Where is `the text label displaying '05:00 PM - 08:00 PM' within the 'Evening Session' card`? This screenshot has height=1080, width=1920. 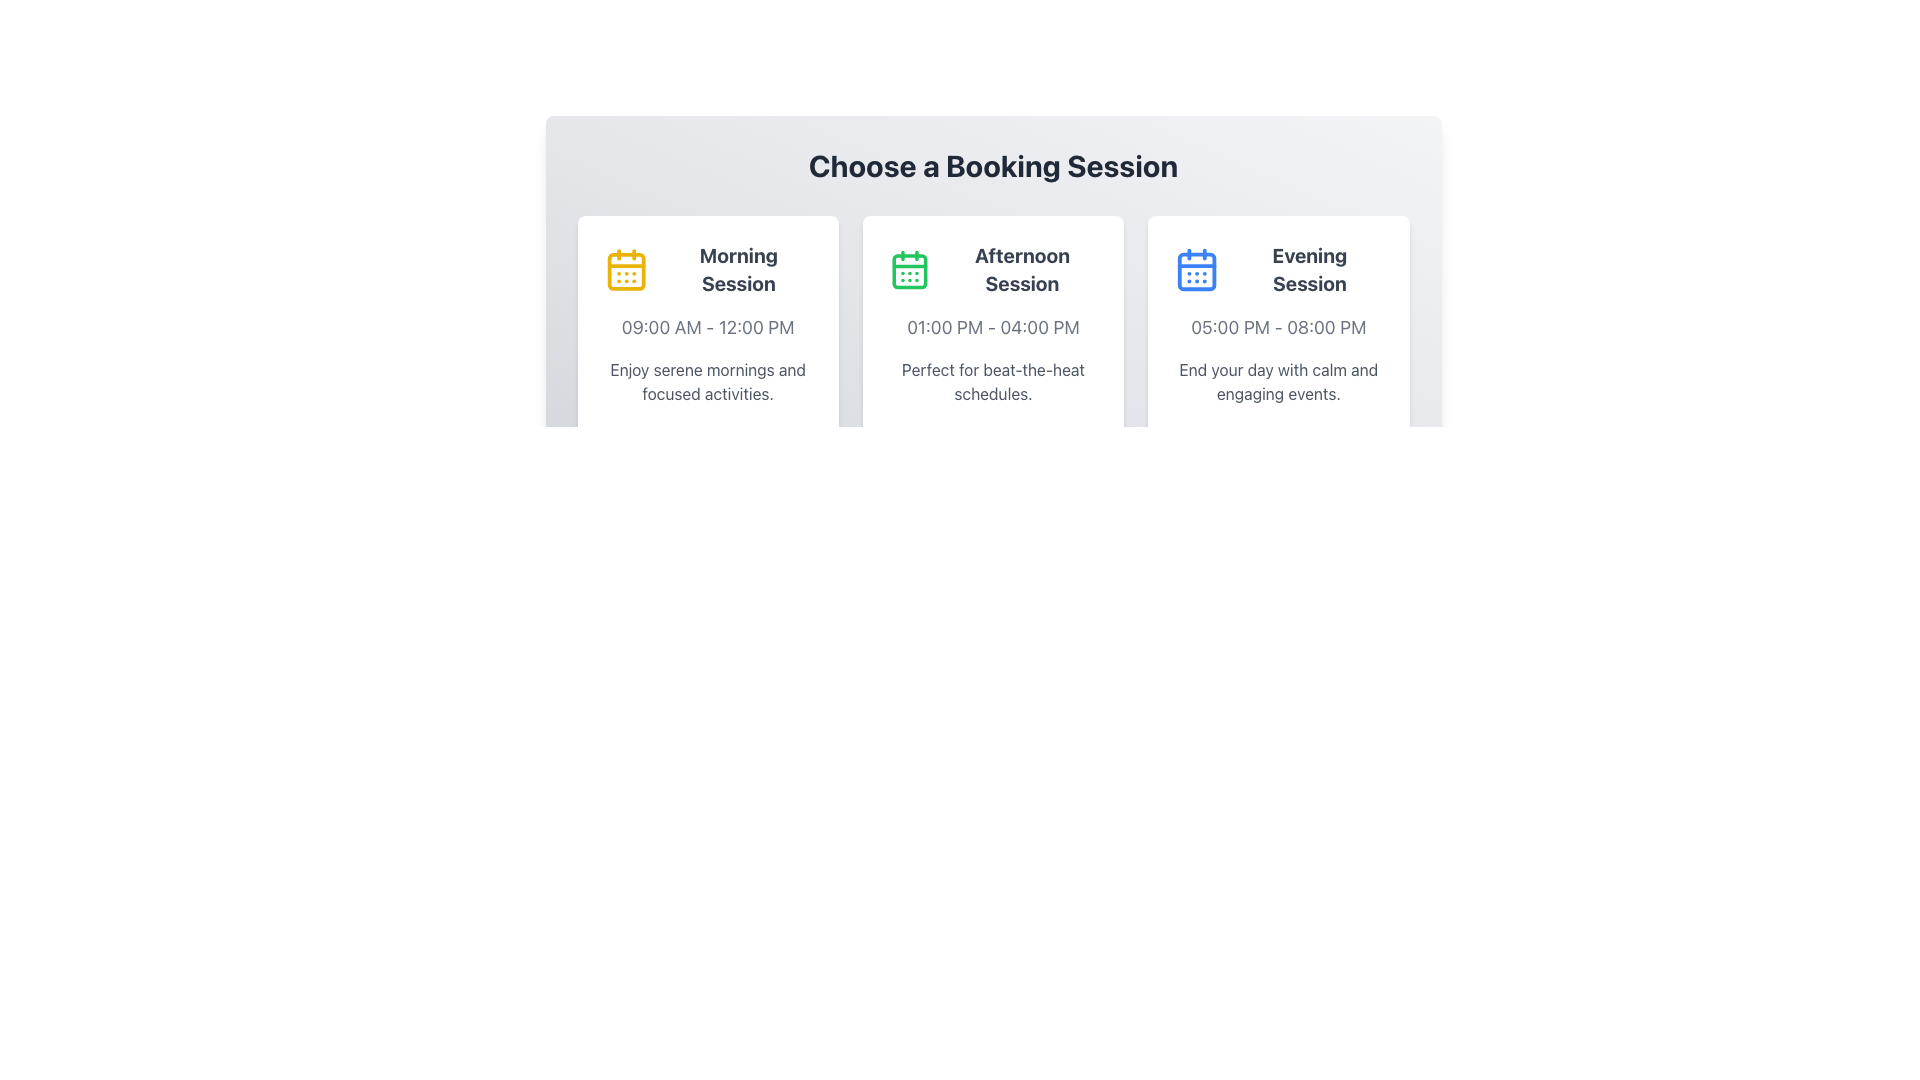
the text label displaying '05:00 PM - 08:00 PM' within the 'Evening Session' card is located at coordinates (1277, 326).